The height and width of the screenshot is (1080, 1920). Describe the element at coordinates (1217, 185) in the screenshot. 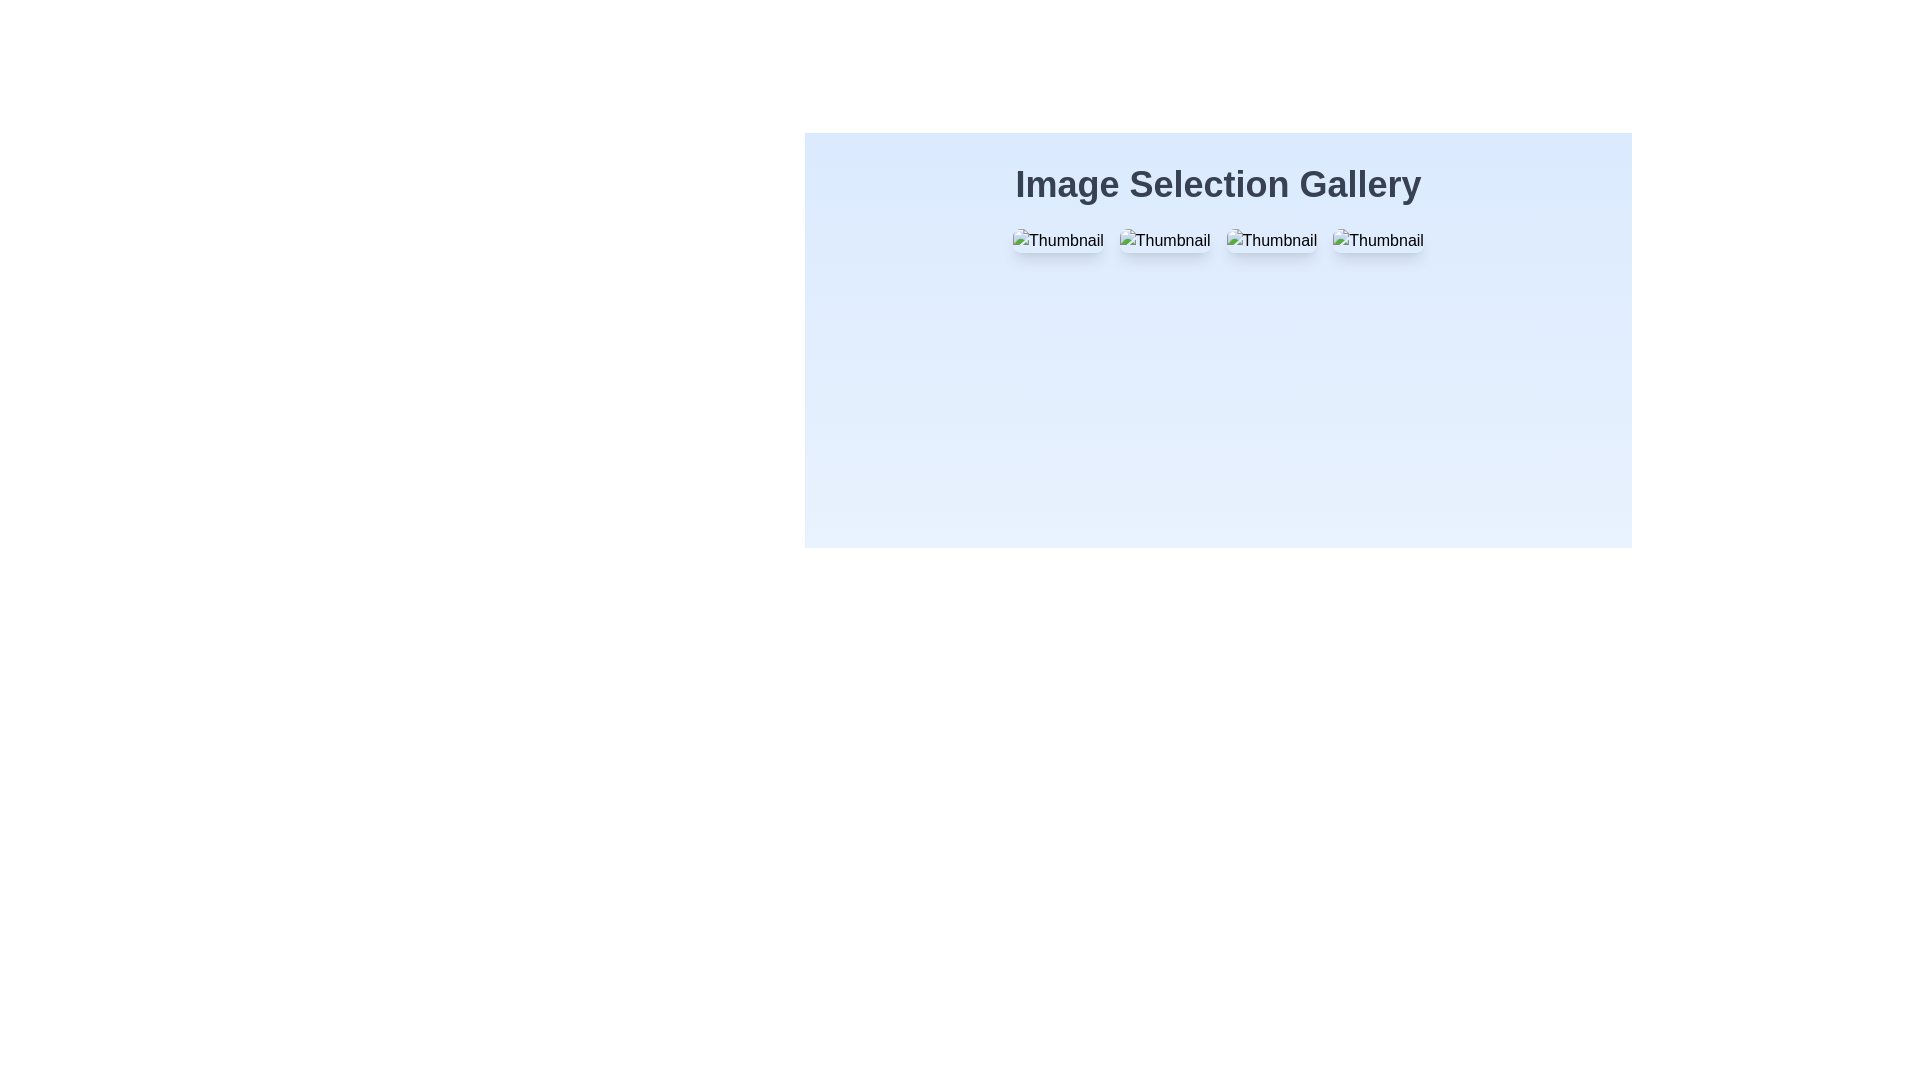

I see `the header text 'Image Selection Gallery' displayed prominently at the top of the view` at that location.